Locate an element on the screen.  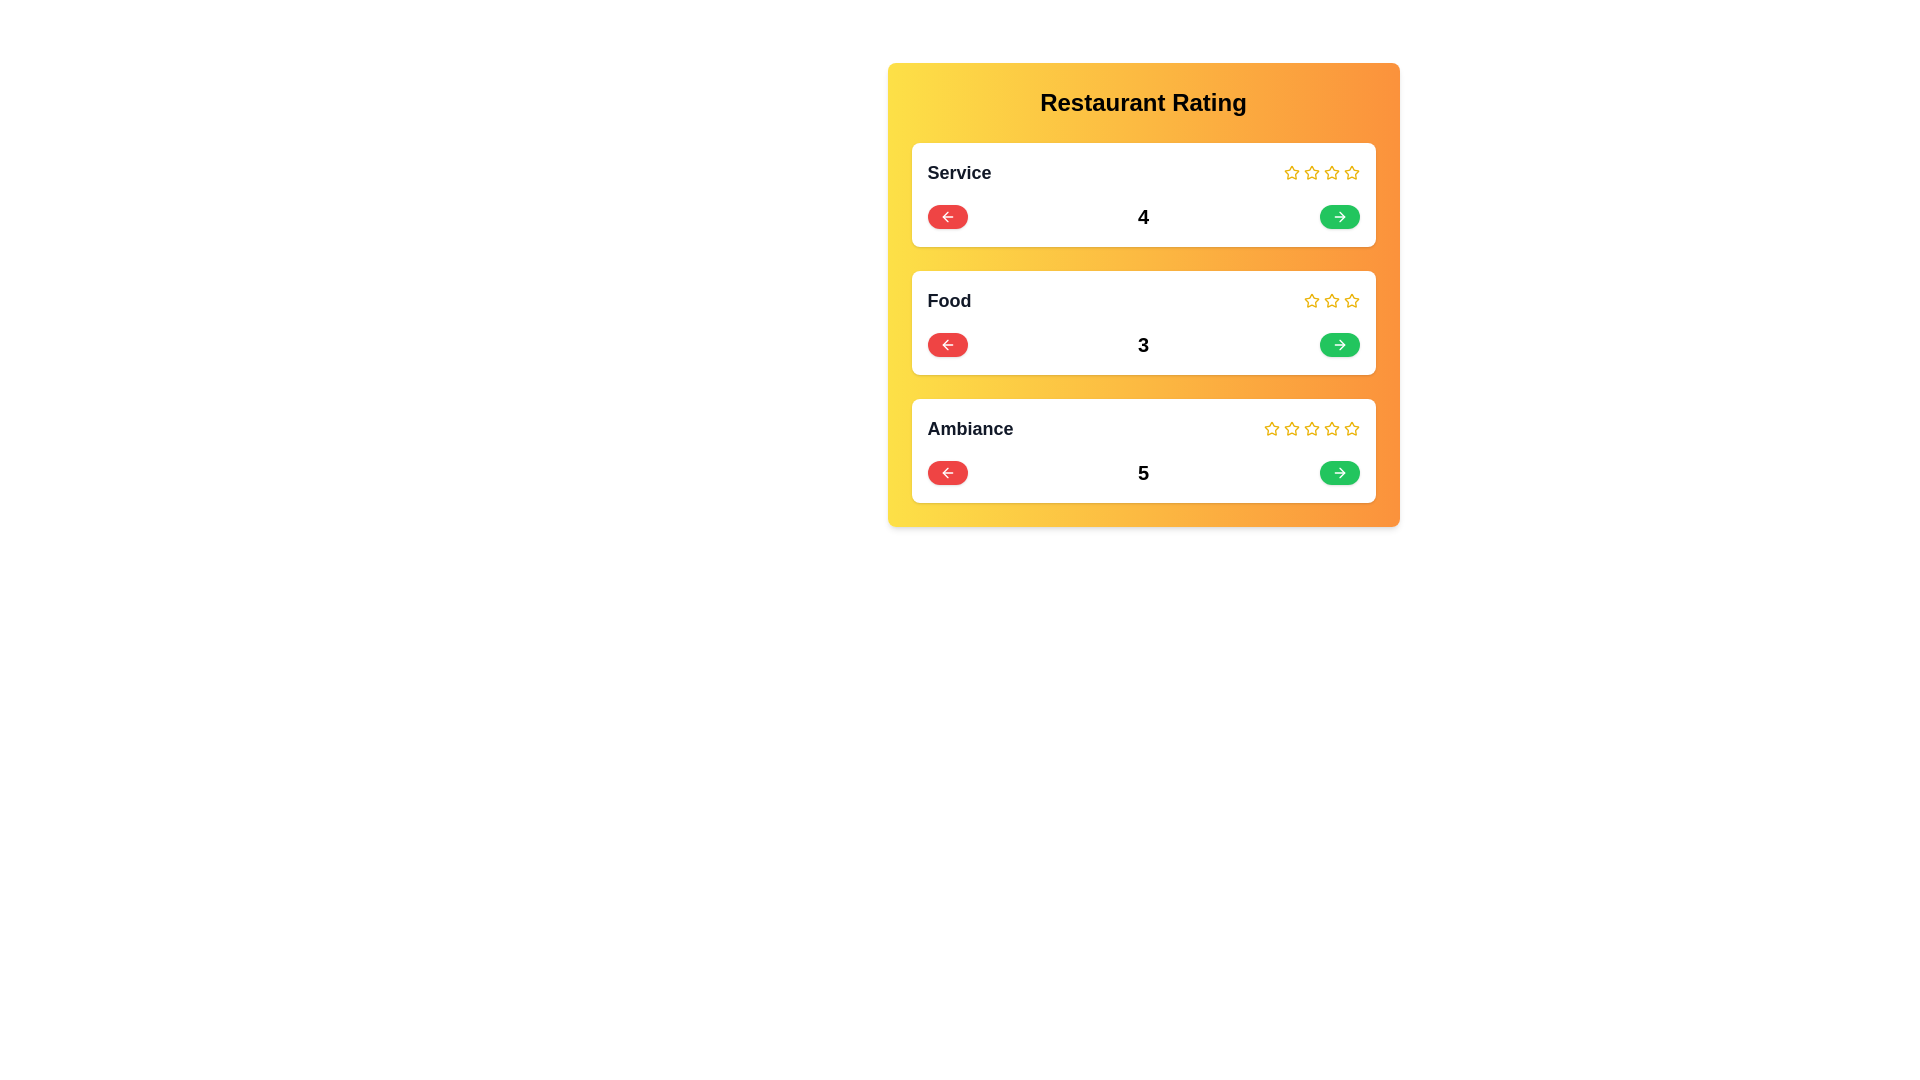
the fourth yellow star icon in the Ambiance rating row is located at coordinates (1330, 427).